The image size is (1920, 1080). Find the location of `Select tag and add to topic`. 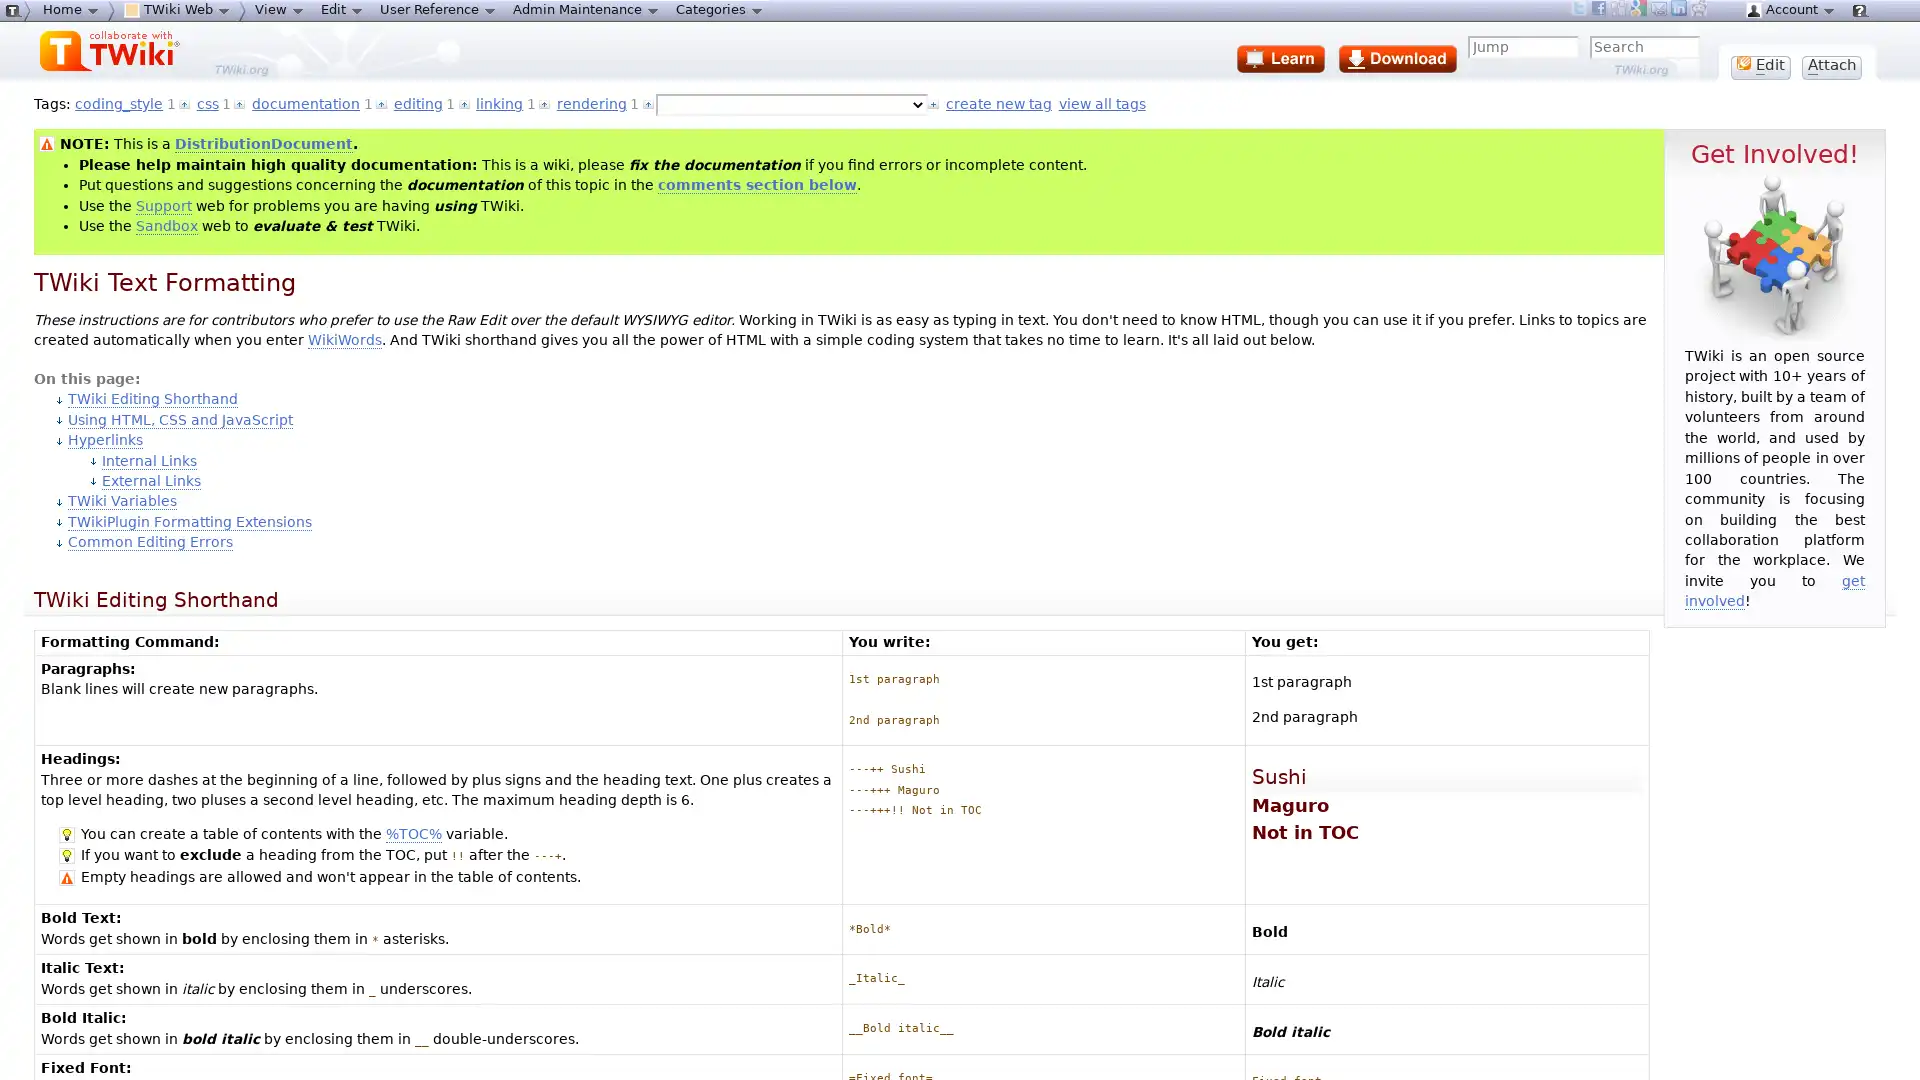

Select tag and add to topic is located at coordinates (932, 104).